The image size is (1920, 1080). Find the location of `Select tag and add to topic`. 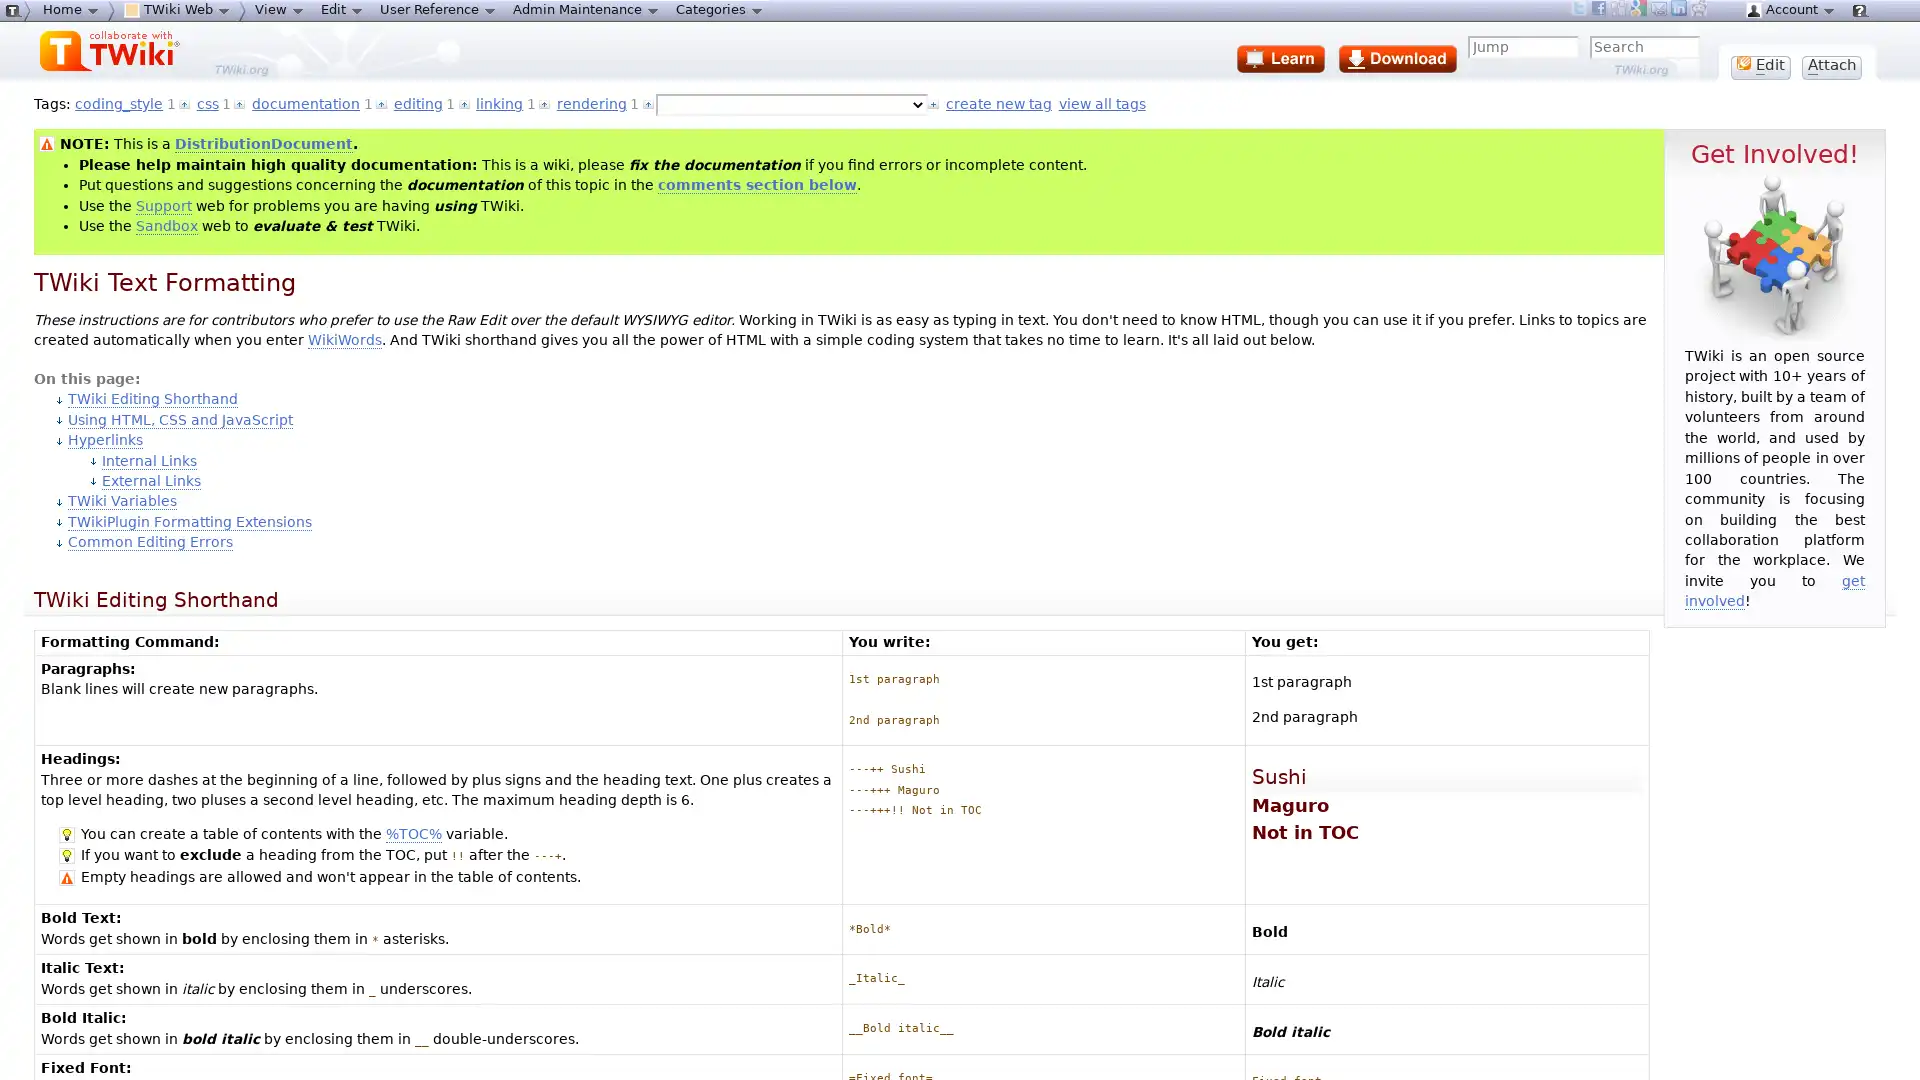

Select tag and add to topic is located at coordinates (932, 104).